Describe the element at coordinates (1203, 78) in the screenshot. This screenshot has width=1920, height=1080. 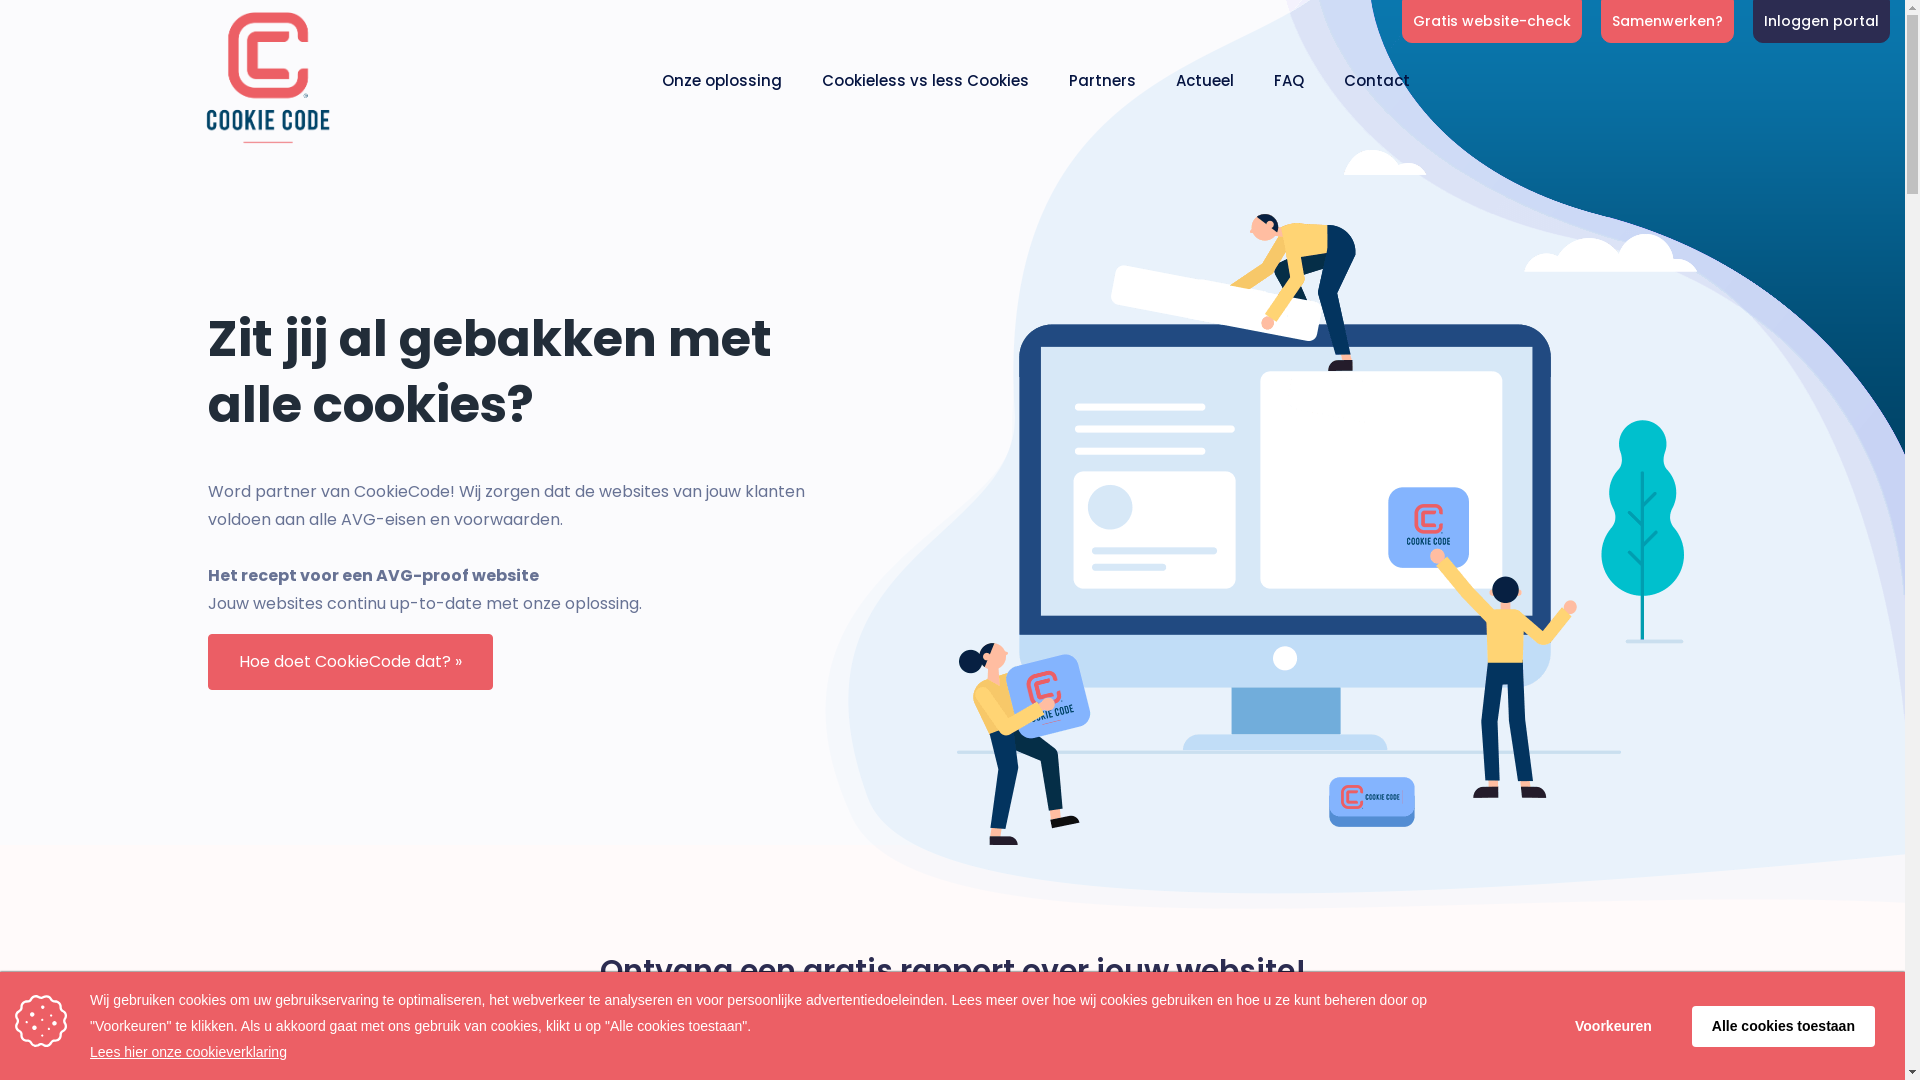
I see `'Actueel'` at that location.